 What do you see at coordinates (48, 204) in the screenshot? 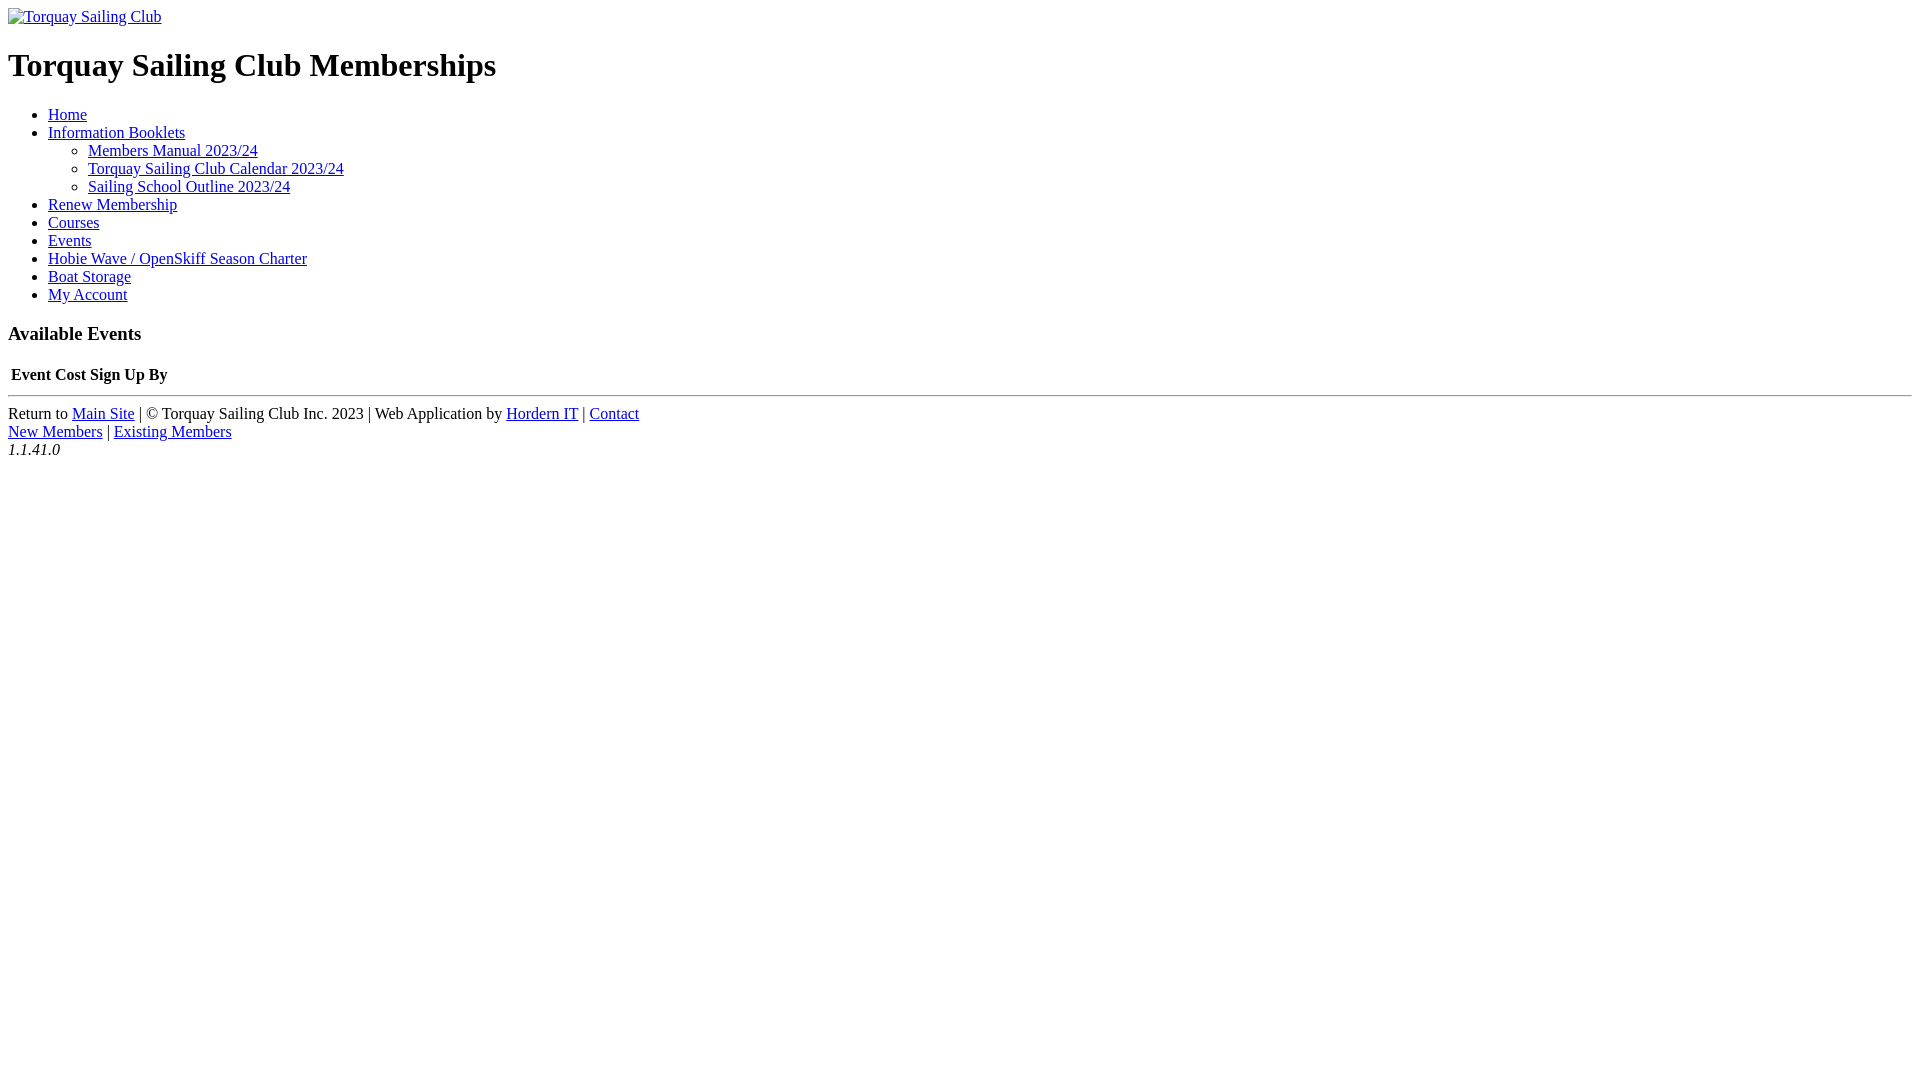
I see `'Renew Membership'` at bounding box center [48, 204].